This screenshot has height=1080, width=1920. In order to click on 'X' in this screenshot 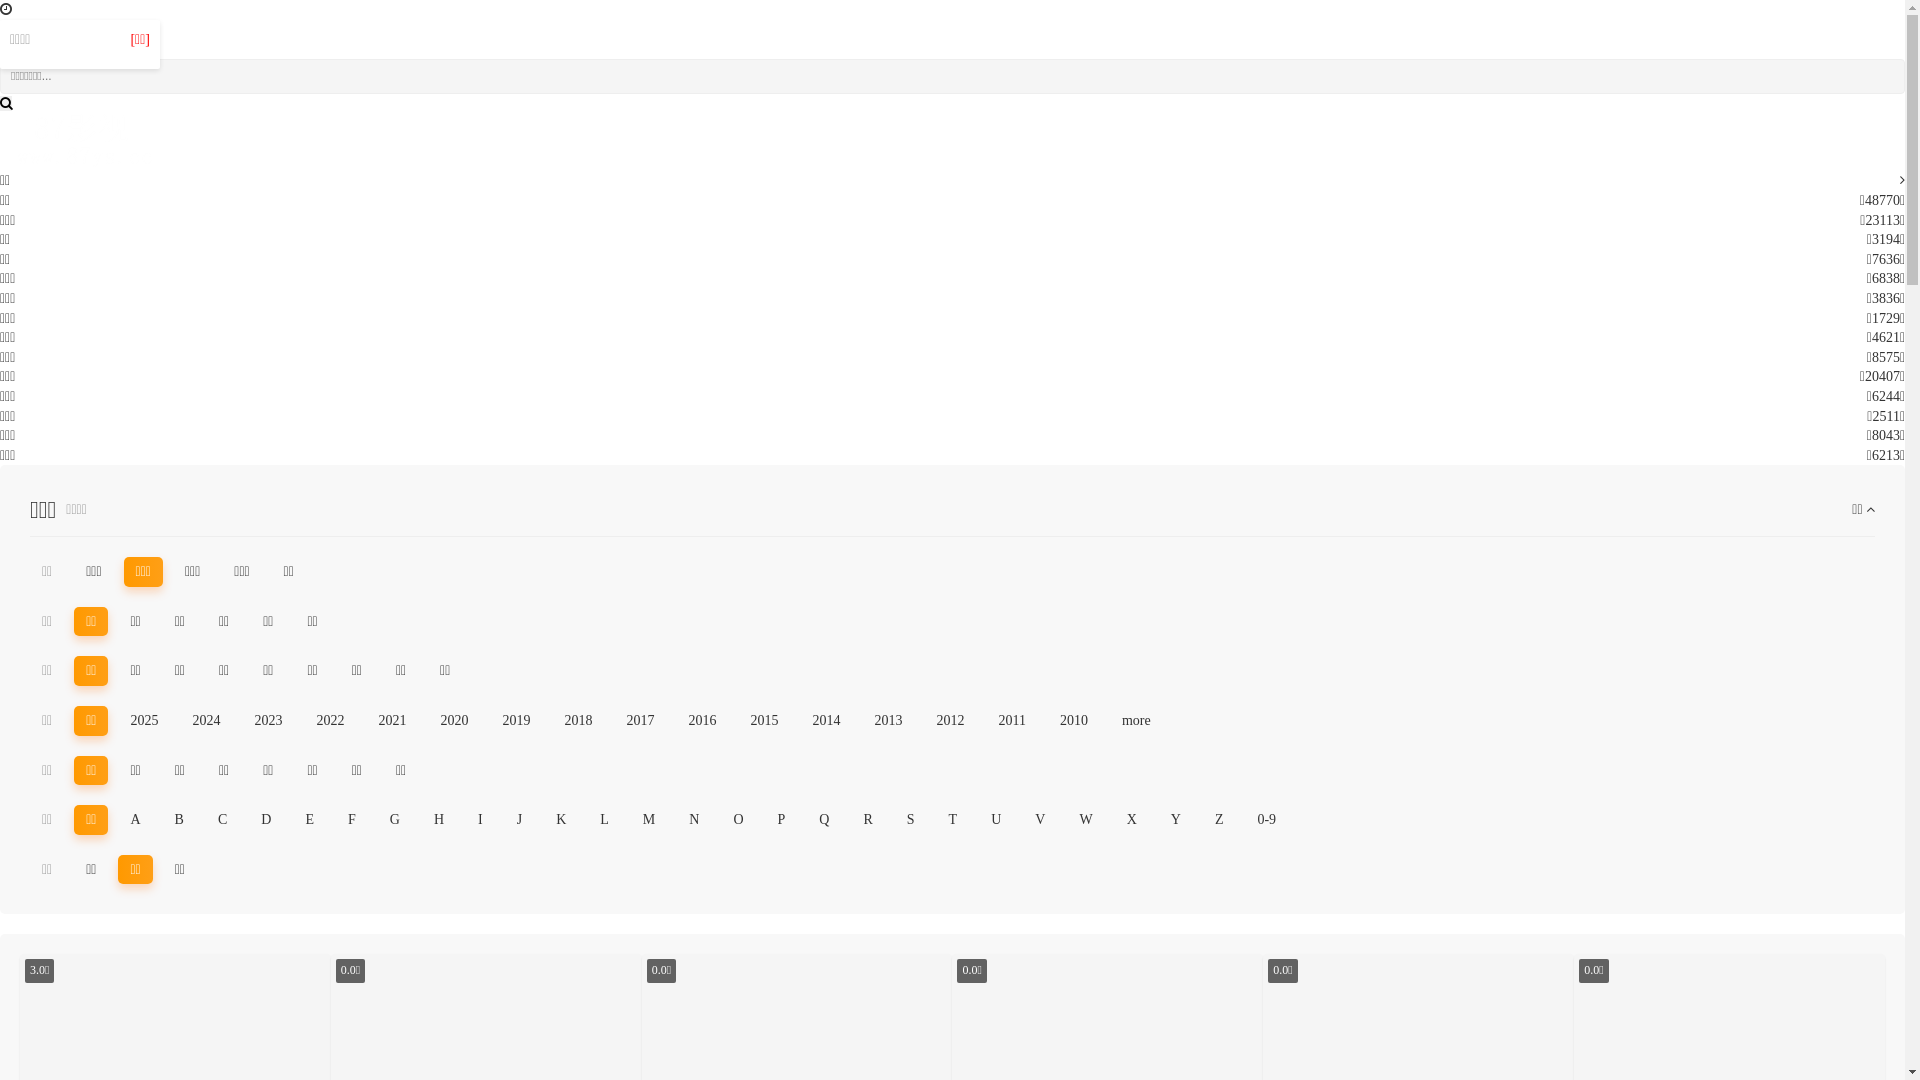, I will do `click(1132, 820)`.